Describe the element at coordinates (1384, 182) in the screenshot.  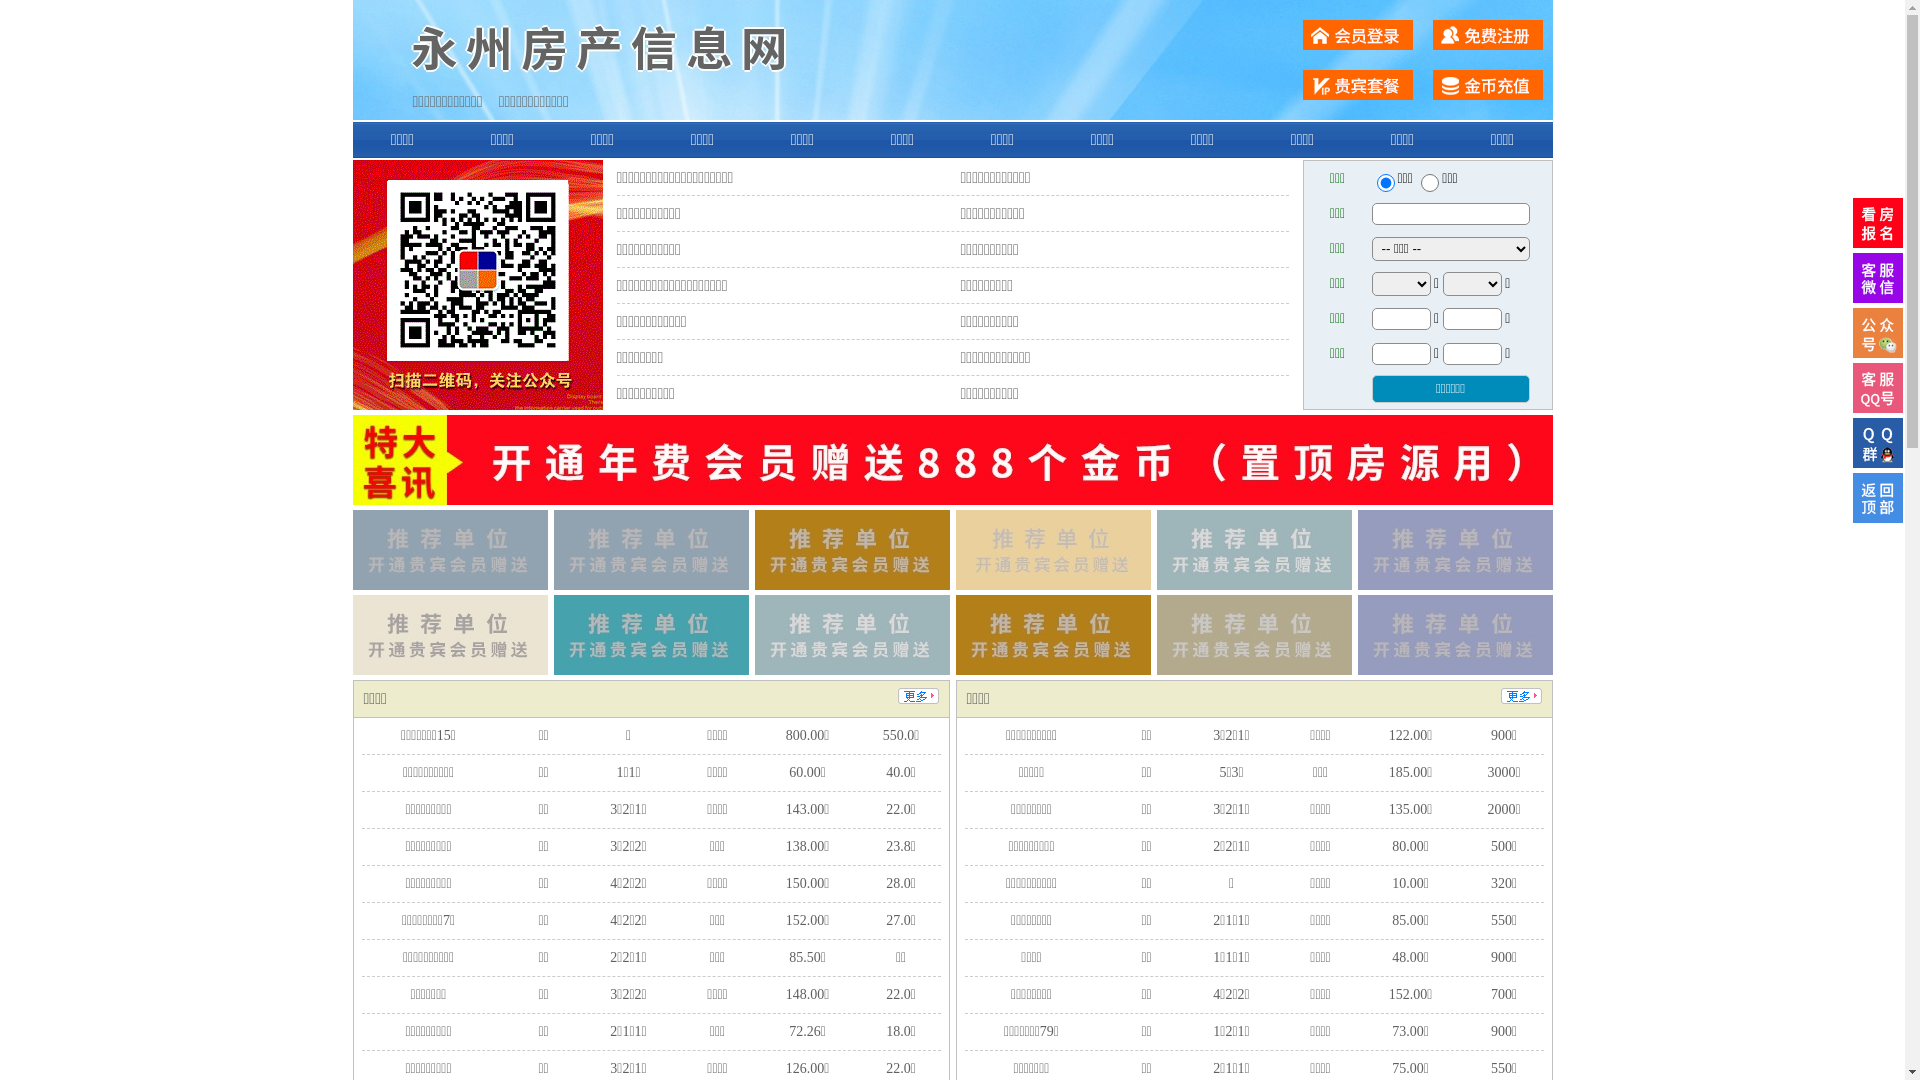
I see `'ershou'` at that location.